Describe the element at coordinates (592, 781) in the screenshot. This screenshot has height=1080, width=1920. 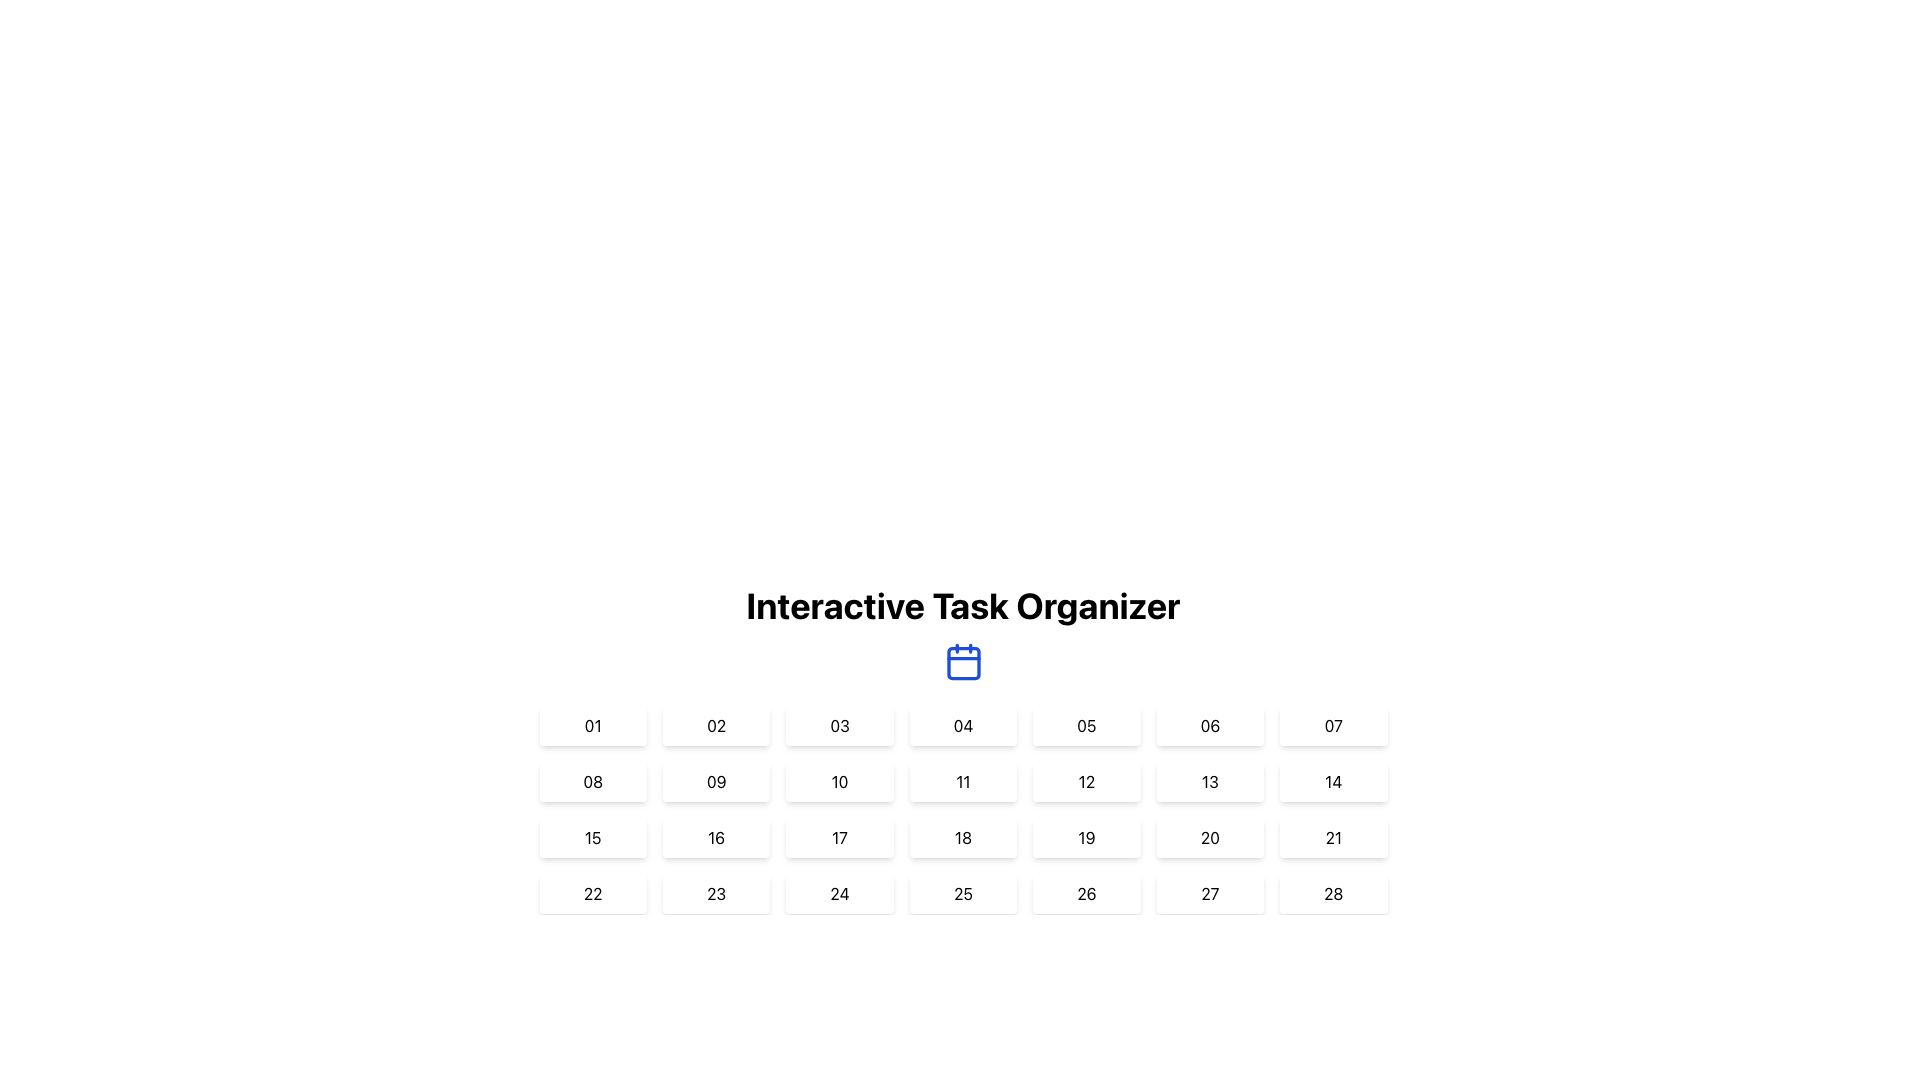
I see `the selectable day button located in the second row, first column of the grid layout` at that location.